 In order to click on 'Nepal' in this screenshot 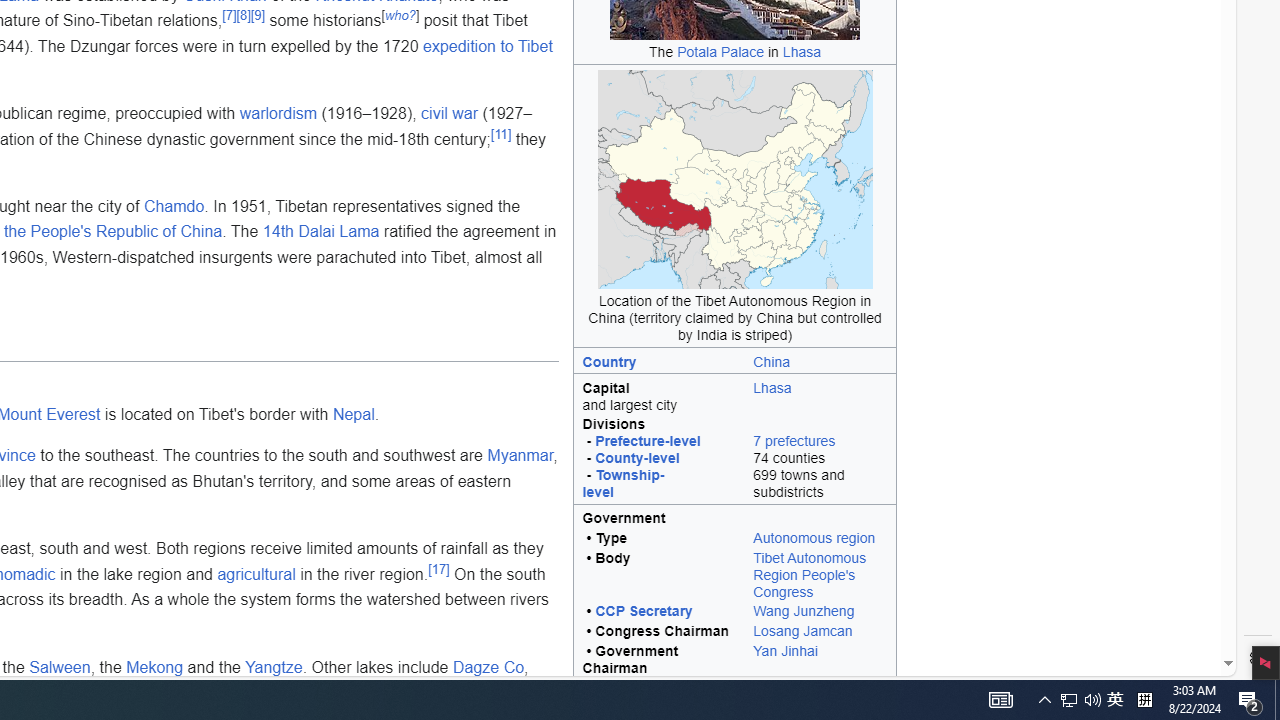, I will do `click(353, 412)`.